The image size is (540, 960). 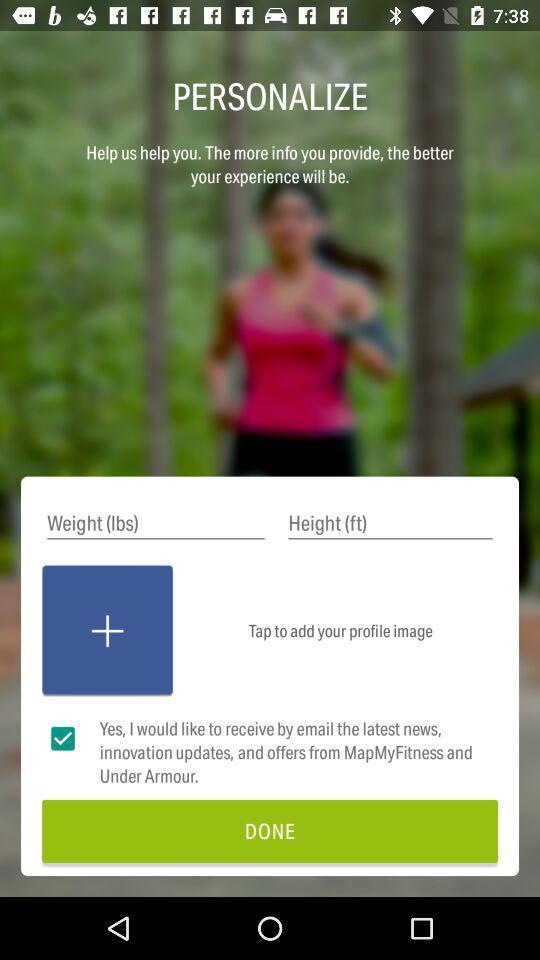 I want to click on icon below weightslbs, so click(x=107, y=630).